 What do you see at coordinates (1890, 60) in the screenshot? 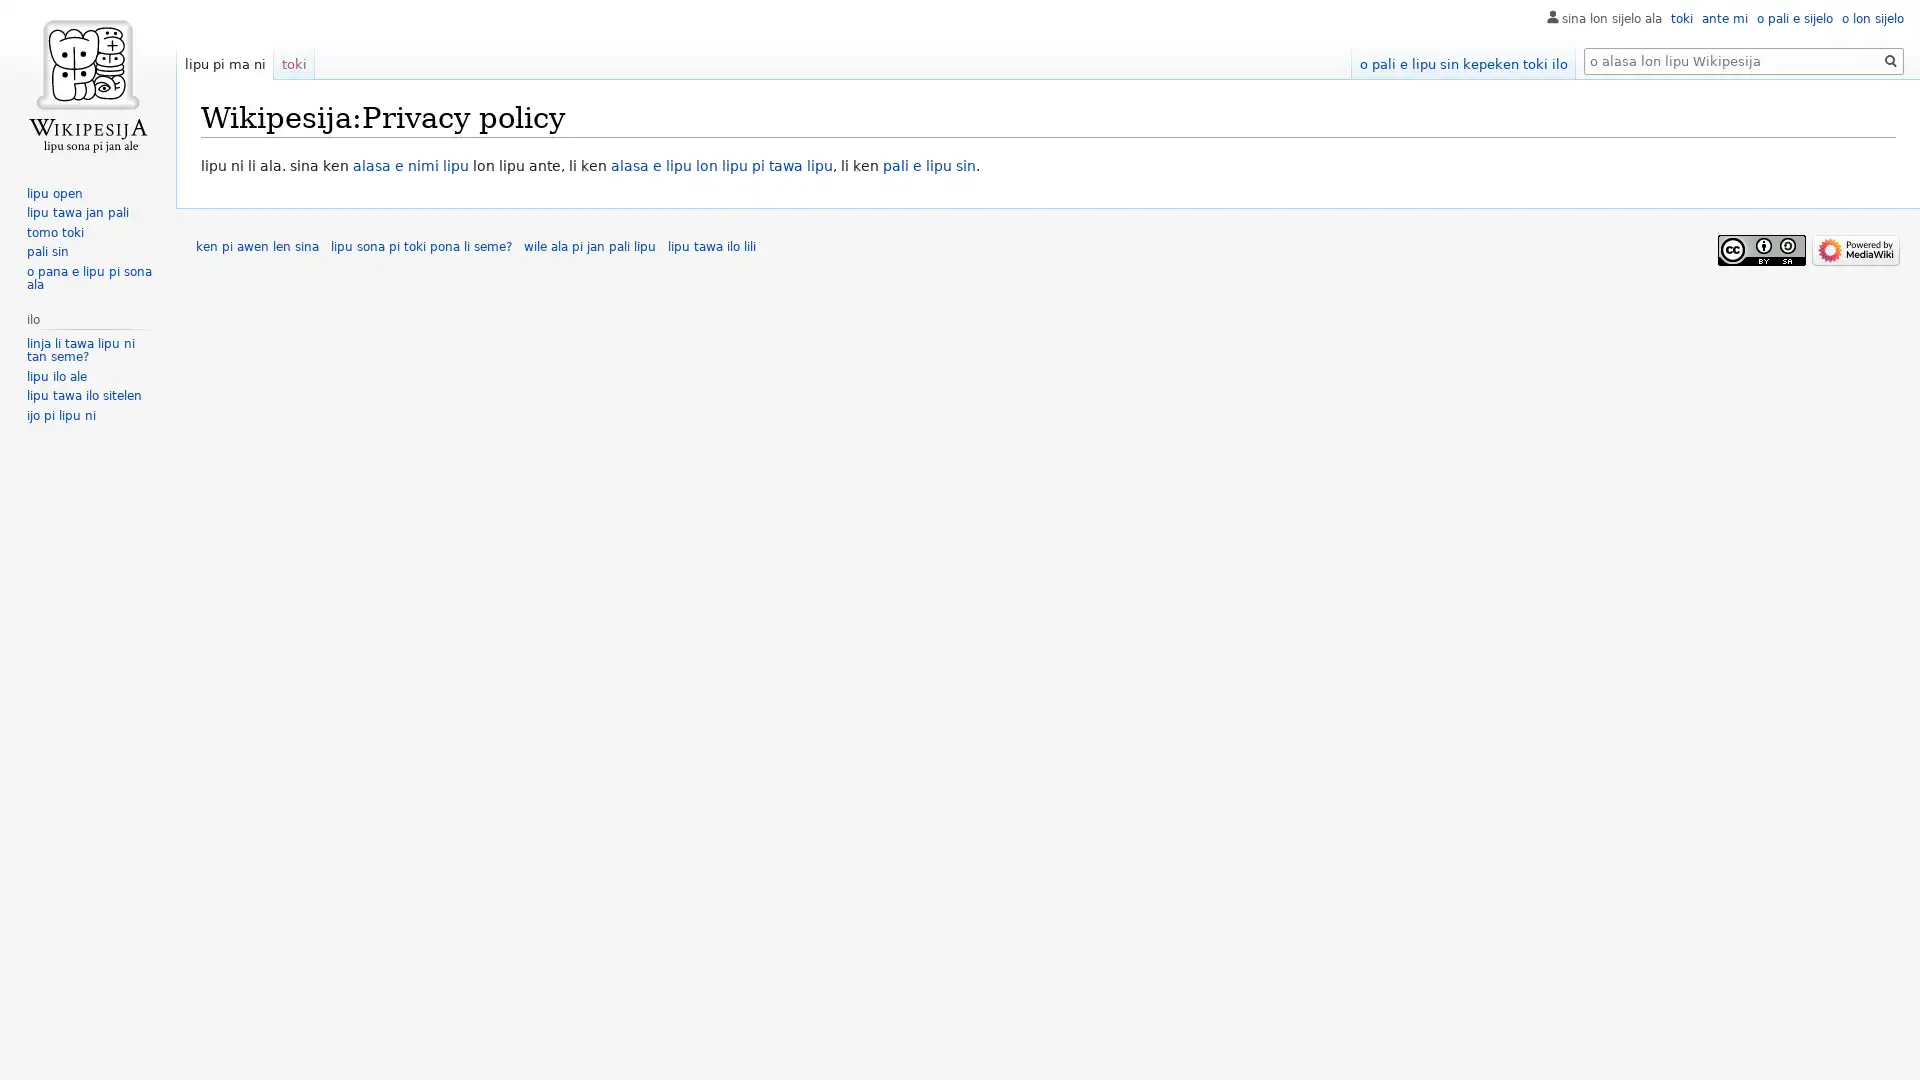
I see `o alasa` at bounding box center [1890, 60].